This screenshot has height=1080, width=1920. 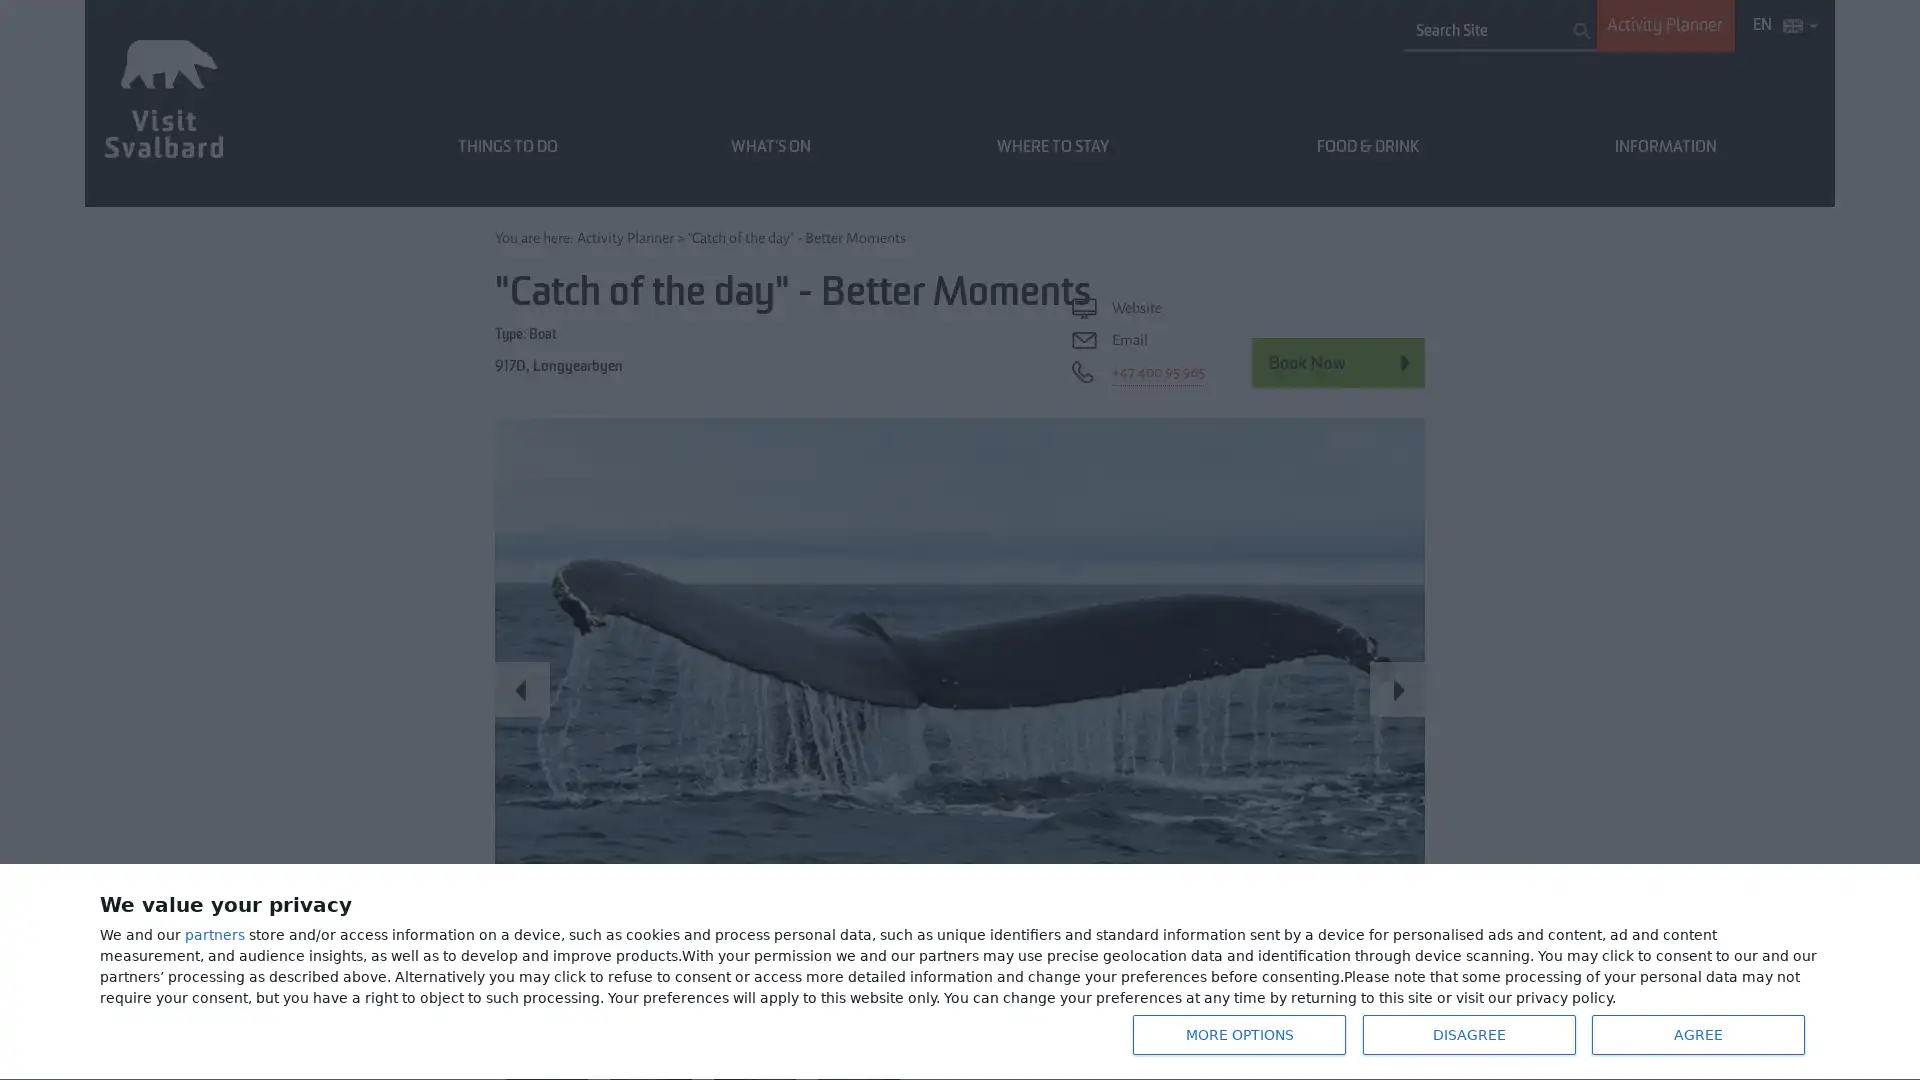 What do you see at coordinates (215, 936) in the screenshot?
I see `partners` at bounding box center [215, 936].